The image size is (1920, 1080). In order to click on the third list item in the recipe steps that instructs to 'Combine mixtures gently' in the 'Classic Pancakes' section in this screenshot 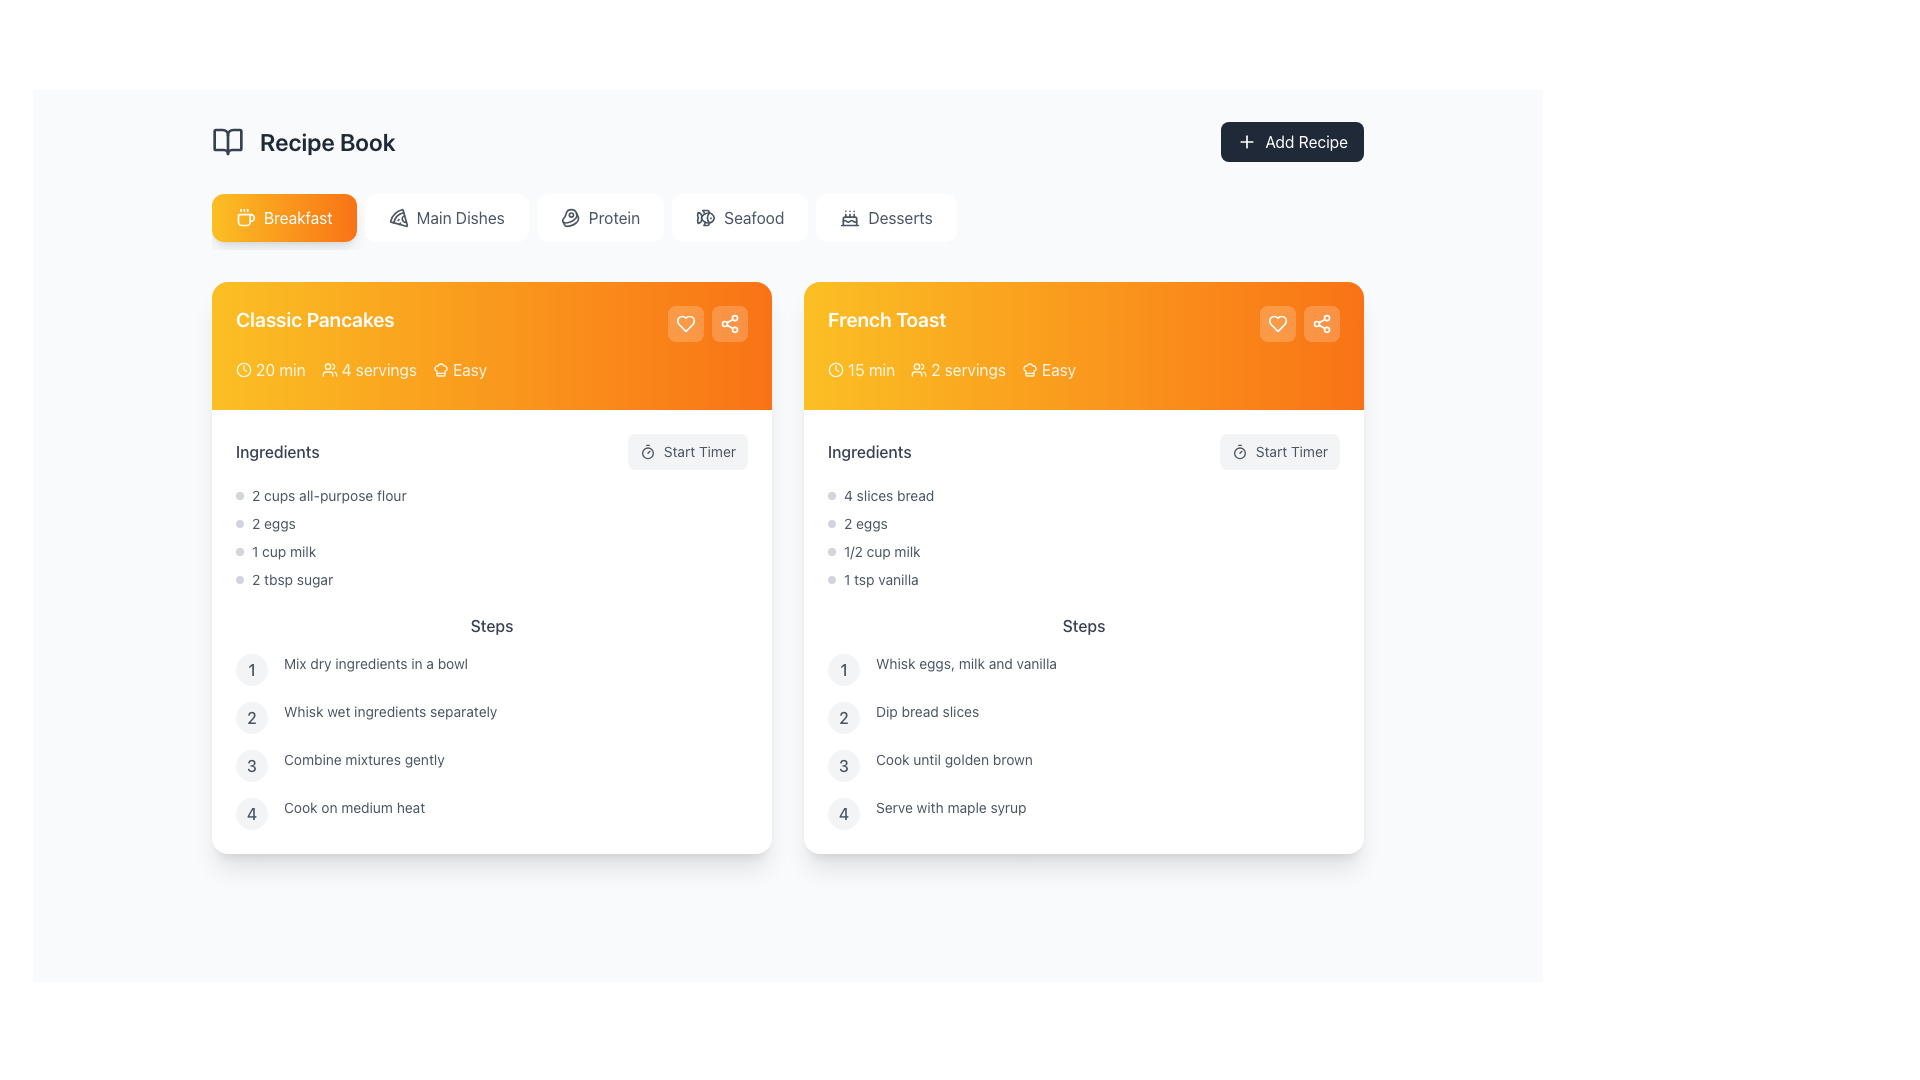, I will do `click(491, 765)`.